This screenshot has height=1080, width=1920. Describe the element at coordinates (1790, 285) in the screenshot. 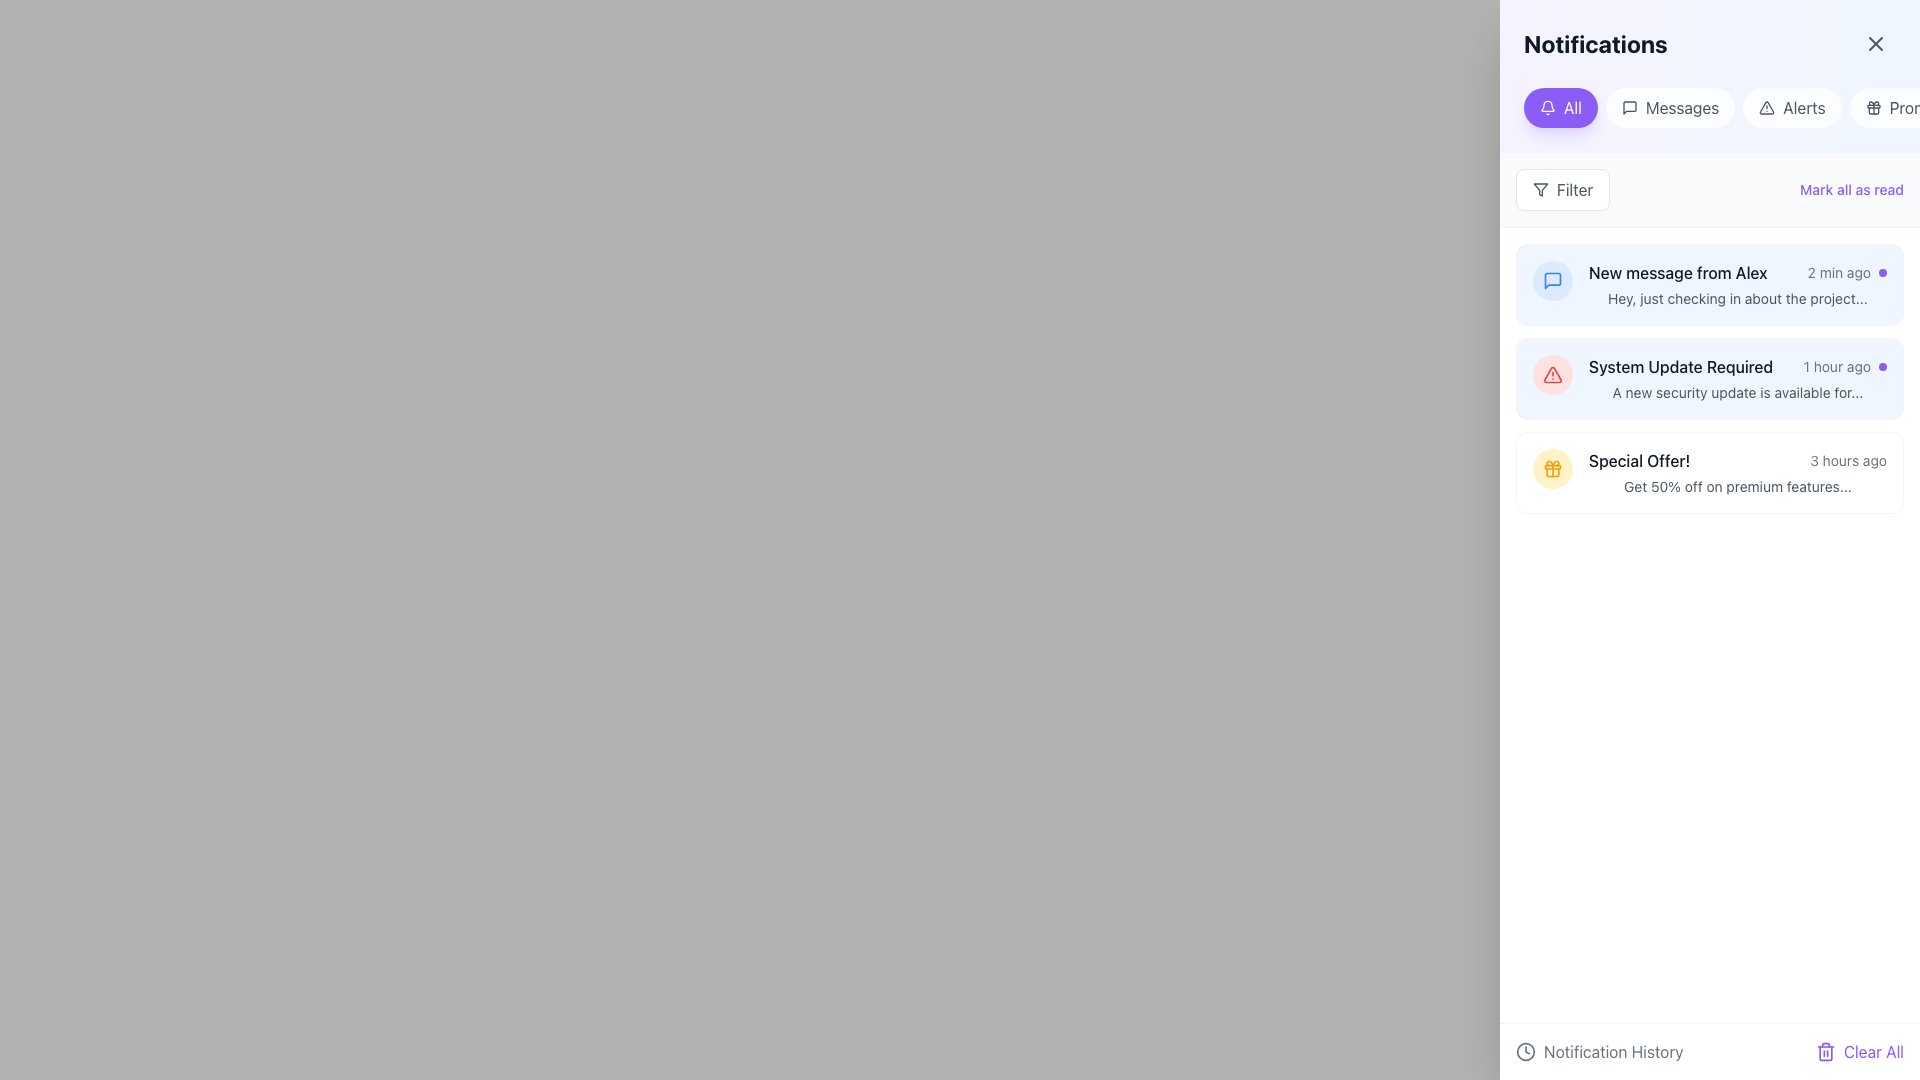

I see `the middle part of the archive icon in the notification list, which is styled as a gray vector graphic and is adjacent to the notification titled 'New message from Alex'` at that location.